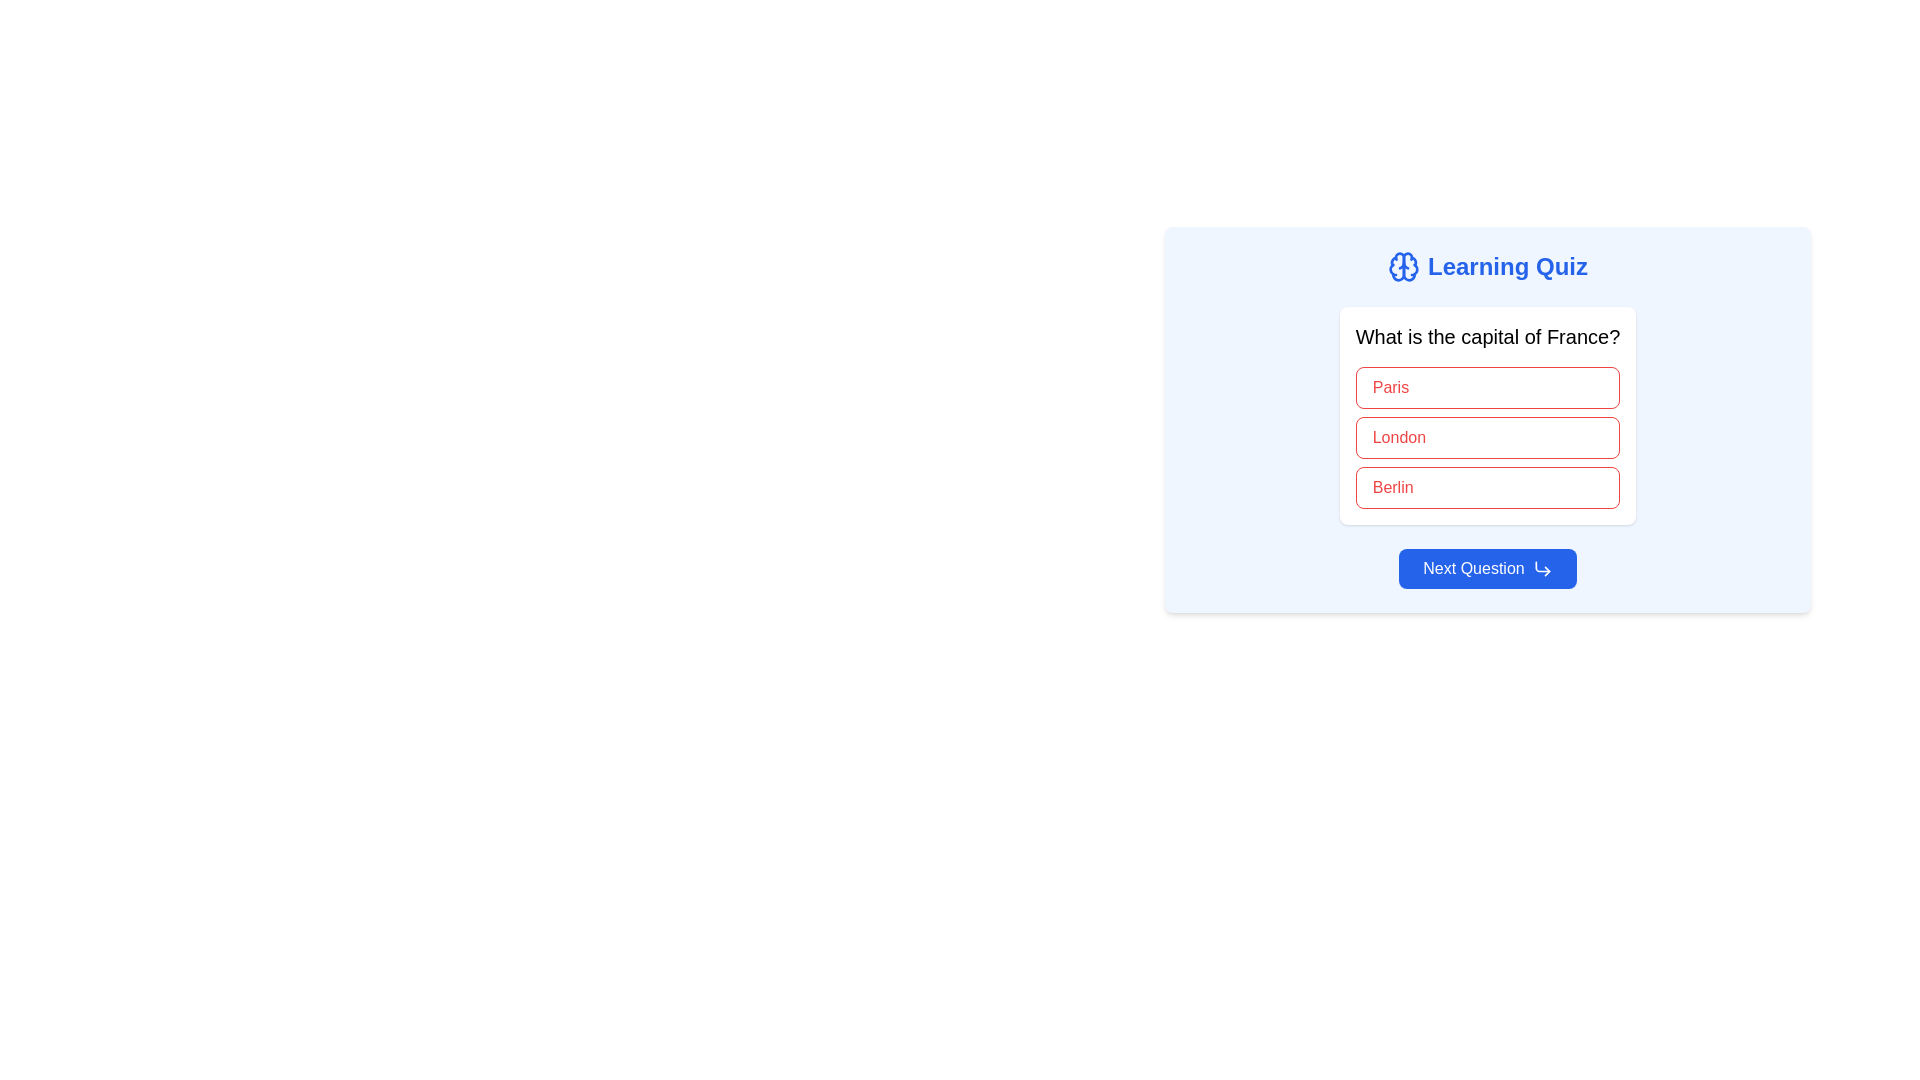  Describe the element at coordinates (1473, 569) in the screenshot. I see `text 'Next Question' from the bold, white text label on the rounded blue button located at the bottom of the quiz interface` at that location.